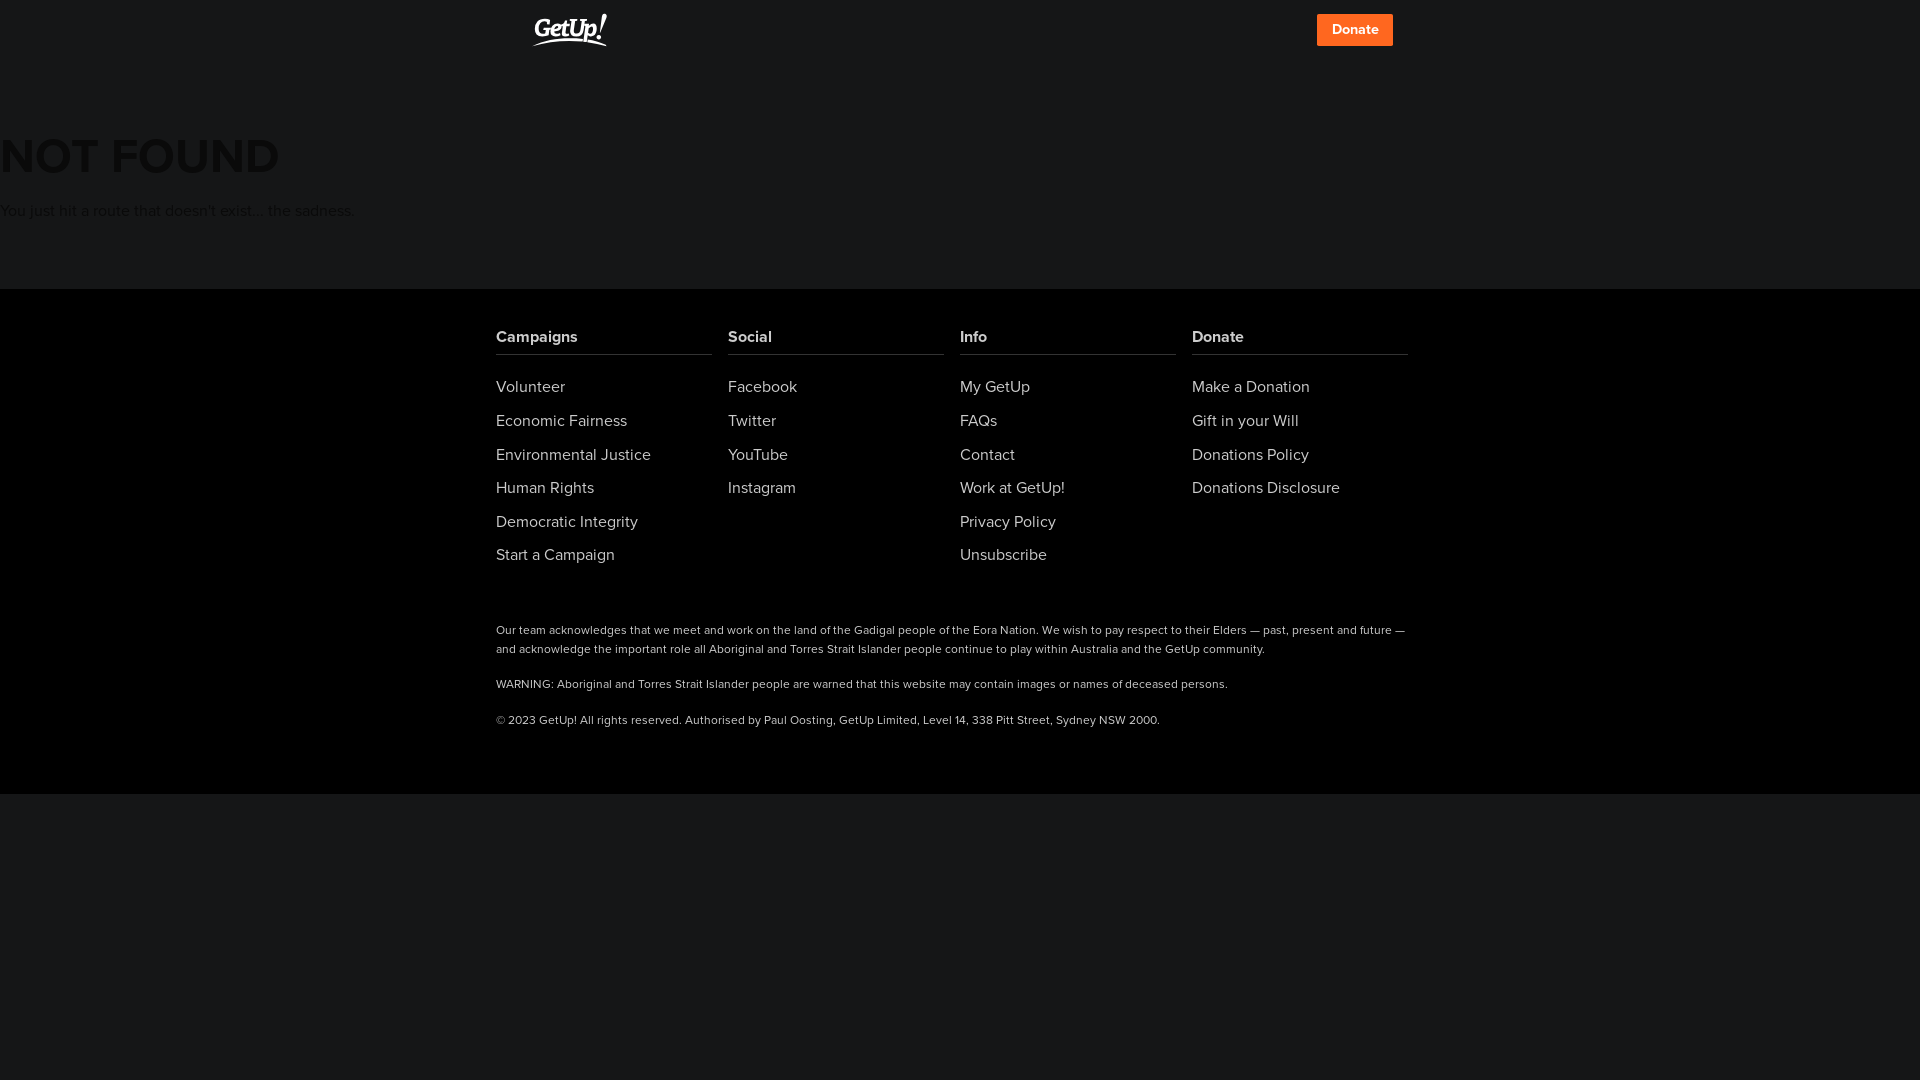 The height and width of the screenshot is (1080, 1920). Describe the element at coordinates (1003, 555) in the screenshot. I see `'Unsubscribe'` at that location.